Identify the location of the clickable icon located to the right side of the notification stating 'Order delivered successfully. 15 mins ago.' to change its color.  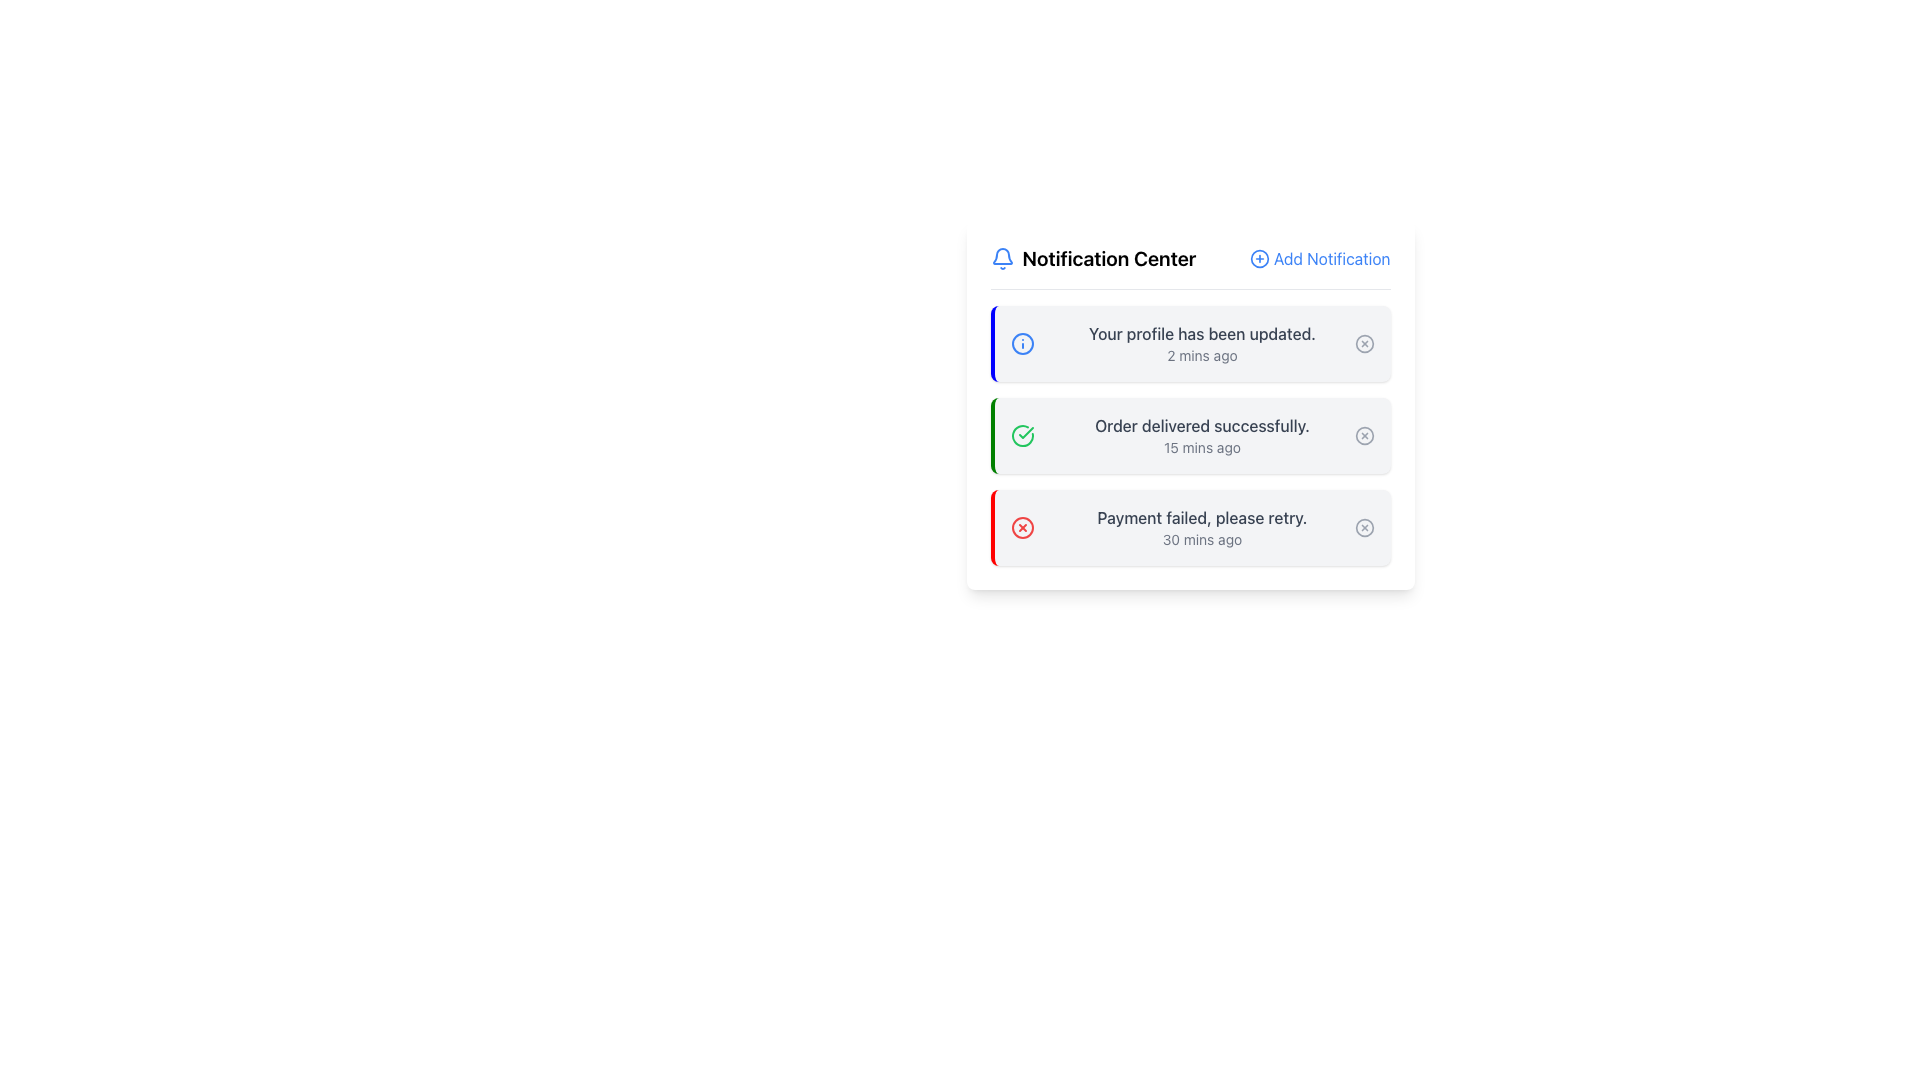
(1363, 434).